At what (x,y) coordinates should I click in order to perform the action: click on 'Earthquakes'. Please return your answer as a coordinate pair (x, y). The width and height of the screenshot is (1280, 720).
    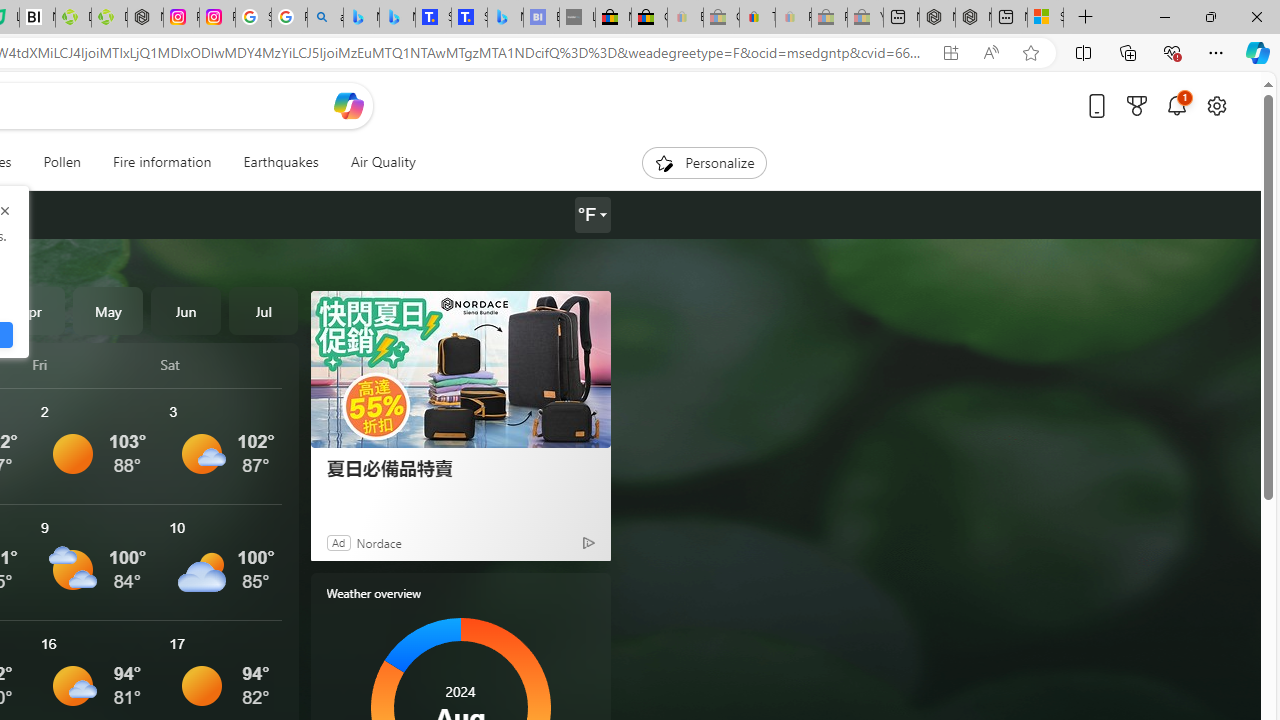
    Looking at the image, I should click on (279, 162).